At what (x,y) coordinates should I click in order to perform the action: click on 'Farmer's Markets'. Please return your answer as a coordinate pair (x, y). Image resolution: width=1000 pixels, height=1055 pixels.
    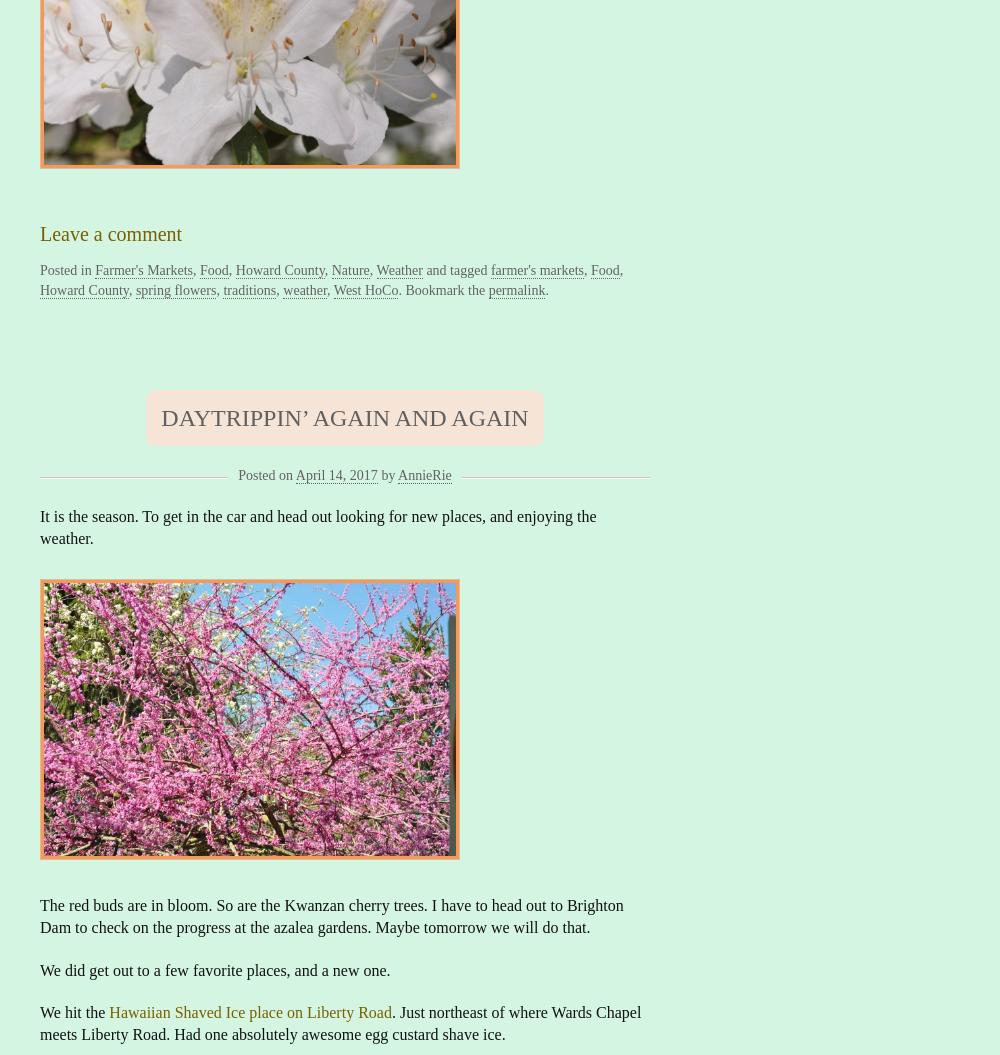
    Looking at the image, I should click on (144, 270).